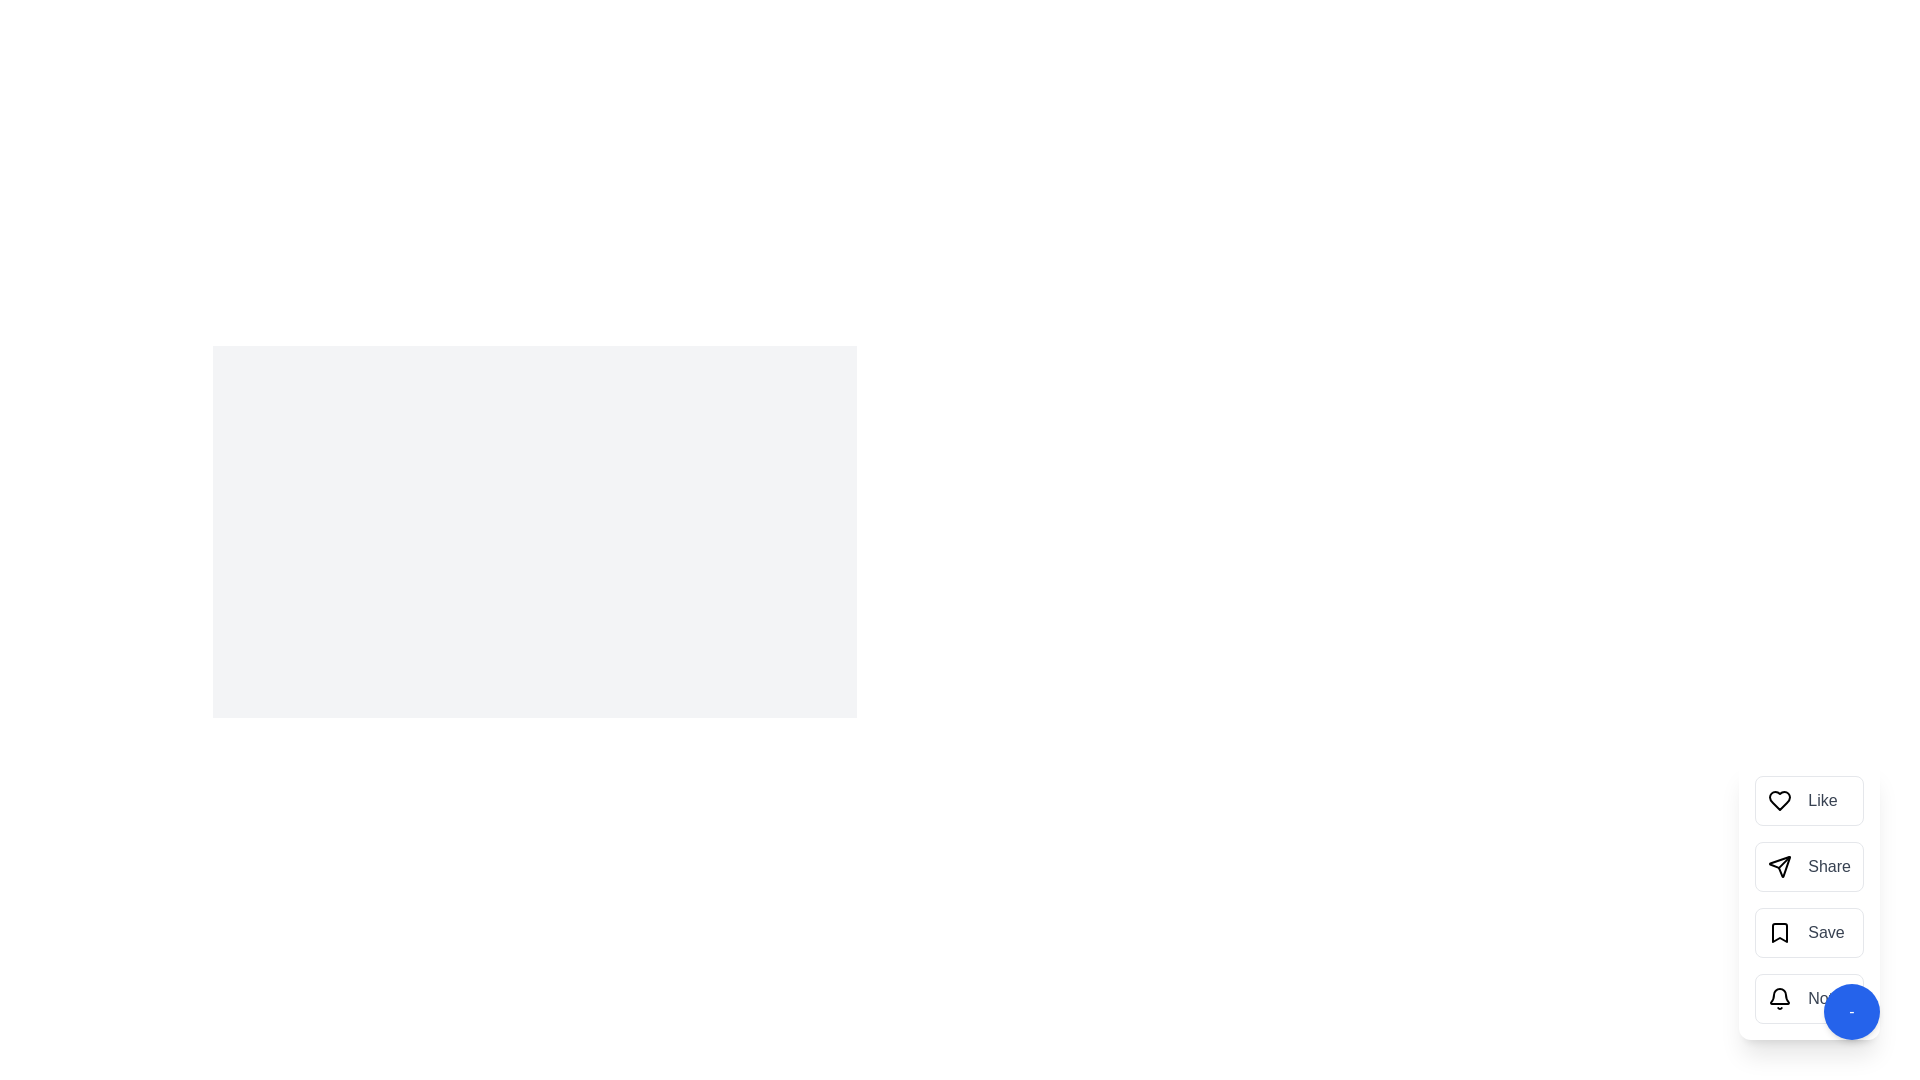 This screenshot has width=1920, height=1080. Describe the element at coordinates (1809, 999) in the screenshot. I see `the bottom-most button in the vertical stack of buttons` at that location.